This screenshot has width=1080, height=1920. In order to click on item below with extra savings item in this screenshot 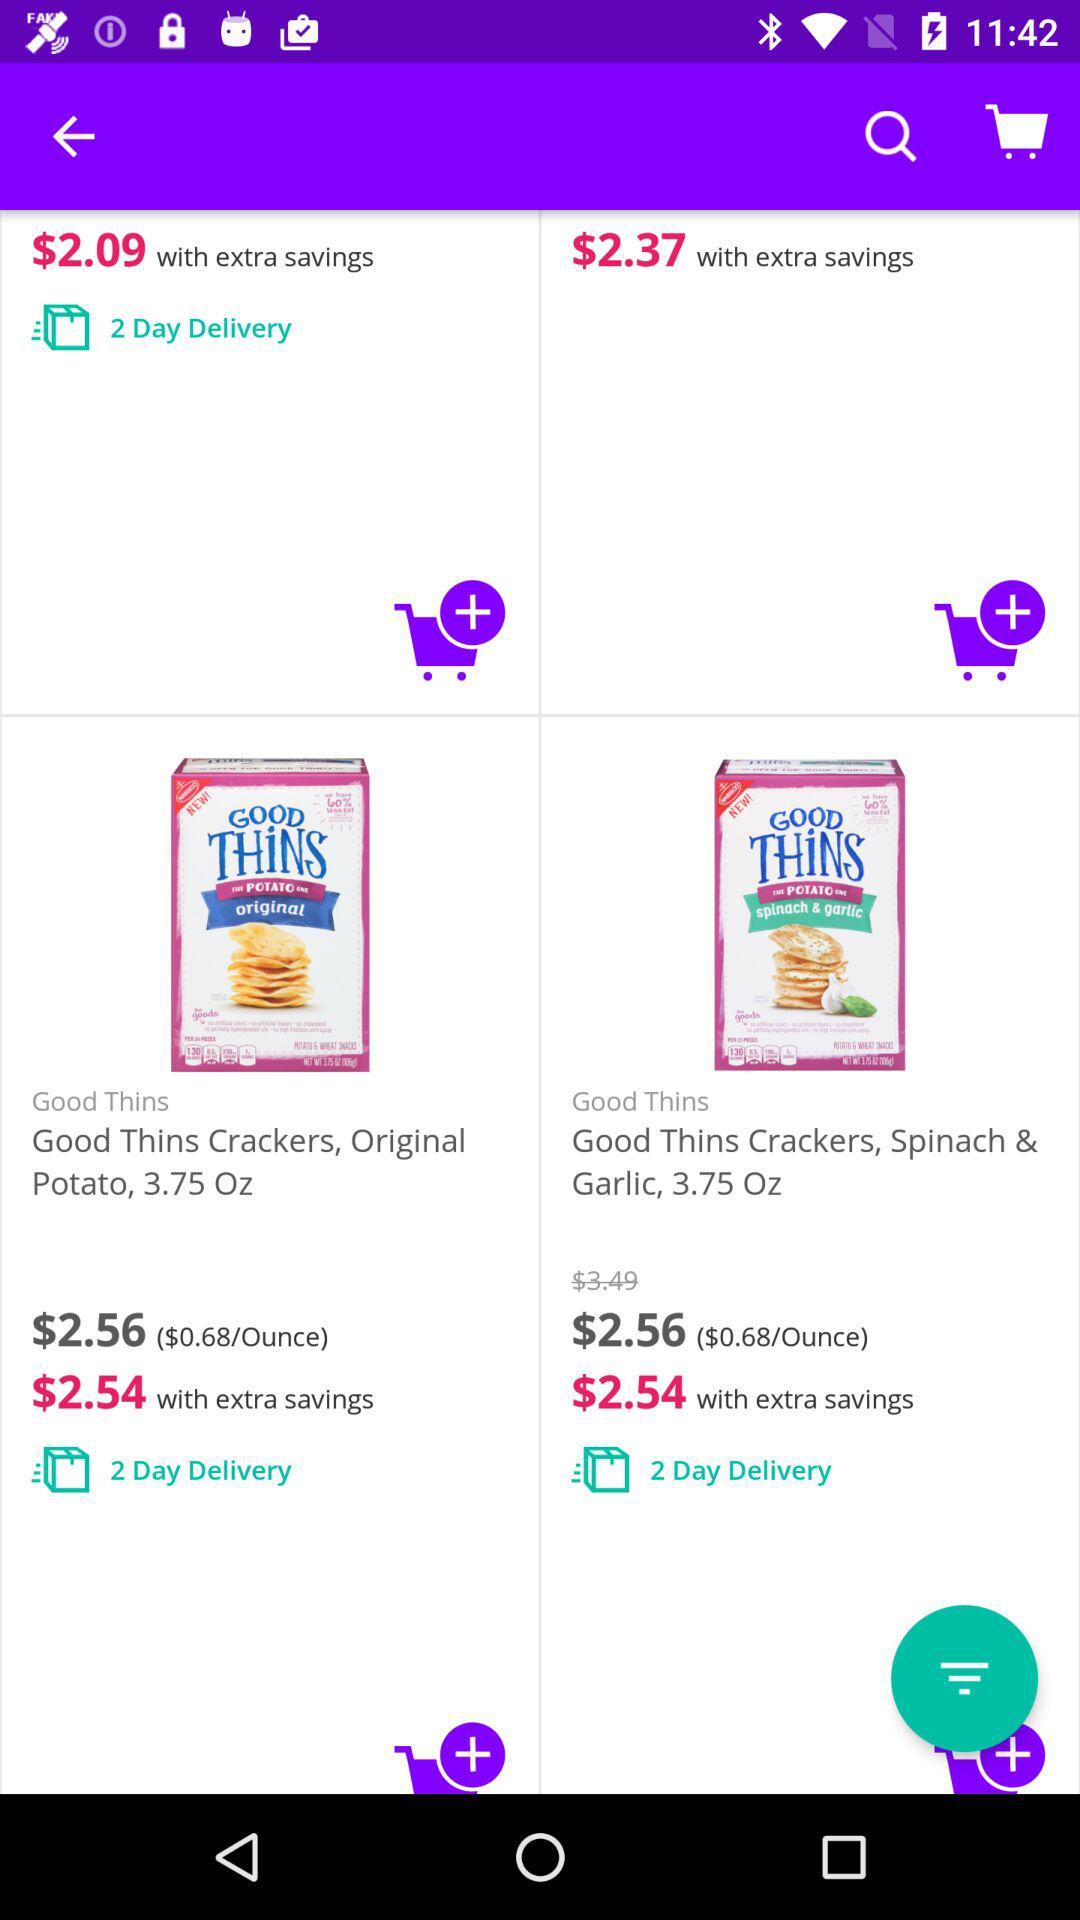, I will do `click(963, 1678)`.